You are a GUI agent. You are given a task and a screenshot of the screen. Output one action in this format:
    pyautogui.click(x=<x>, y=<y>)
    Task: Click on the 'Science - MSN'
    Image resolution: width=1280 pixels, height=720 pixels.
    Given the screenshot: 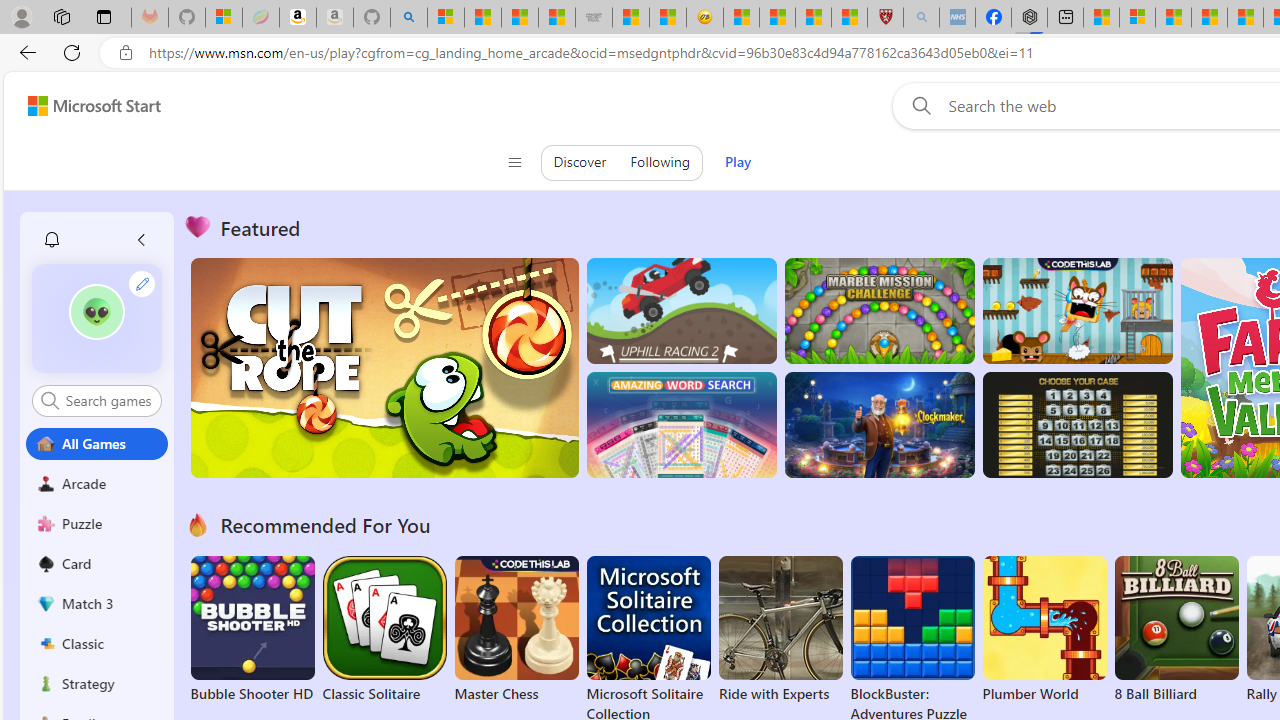 What is the action you would take?
    pyautogui.click(x=813, y=17)
    